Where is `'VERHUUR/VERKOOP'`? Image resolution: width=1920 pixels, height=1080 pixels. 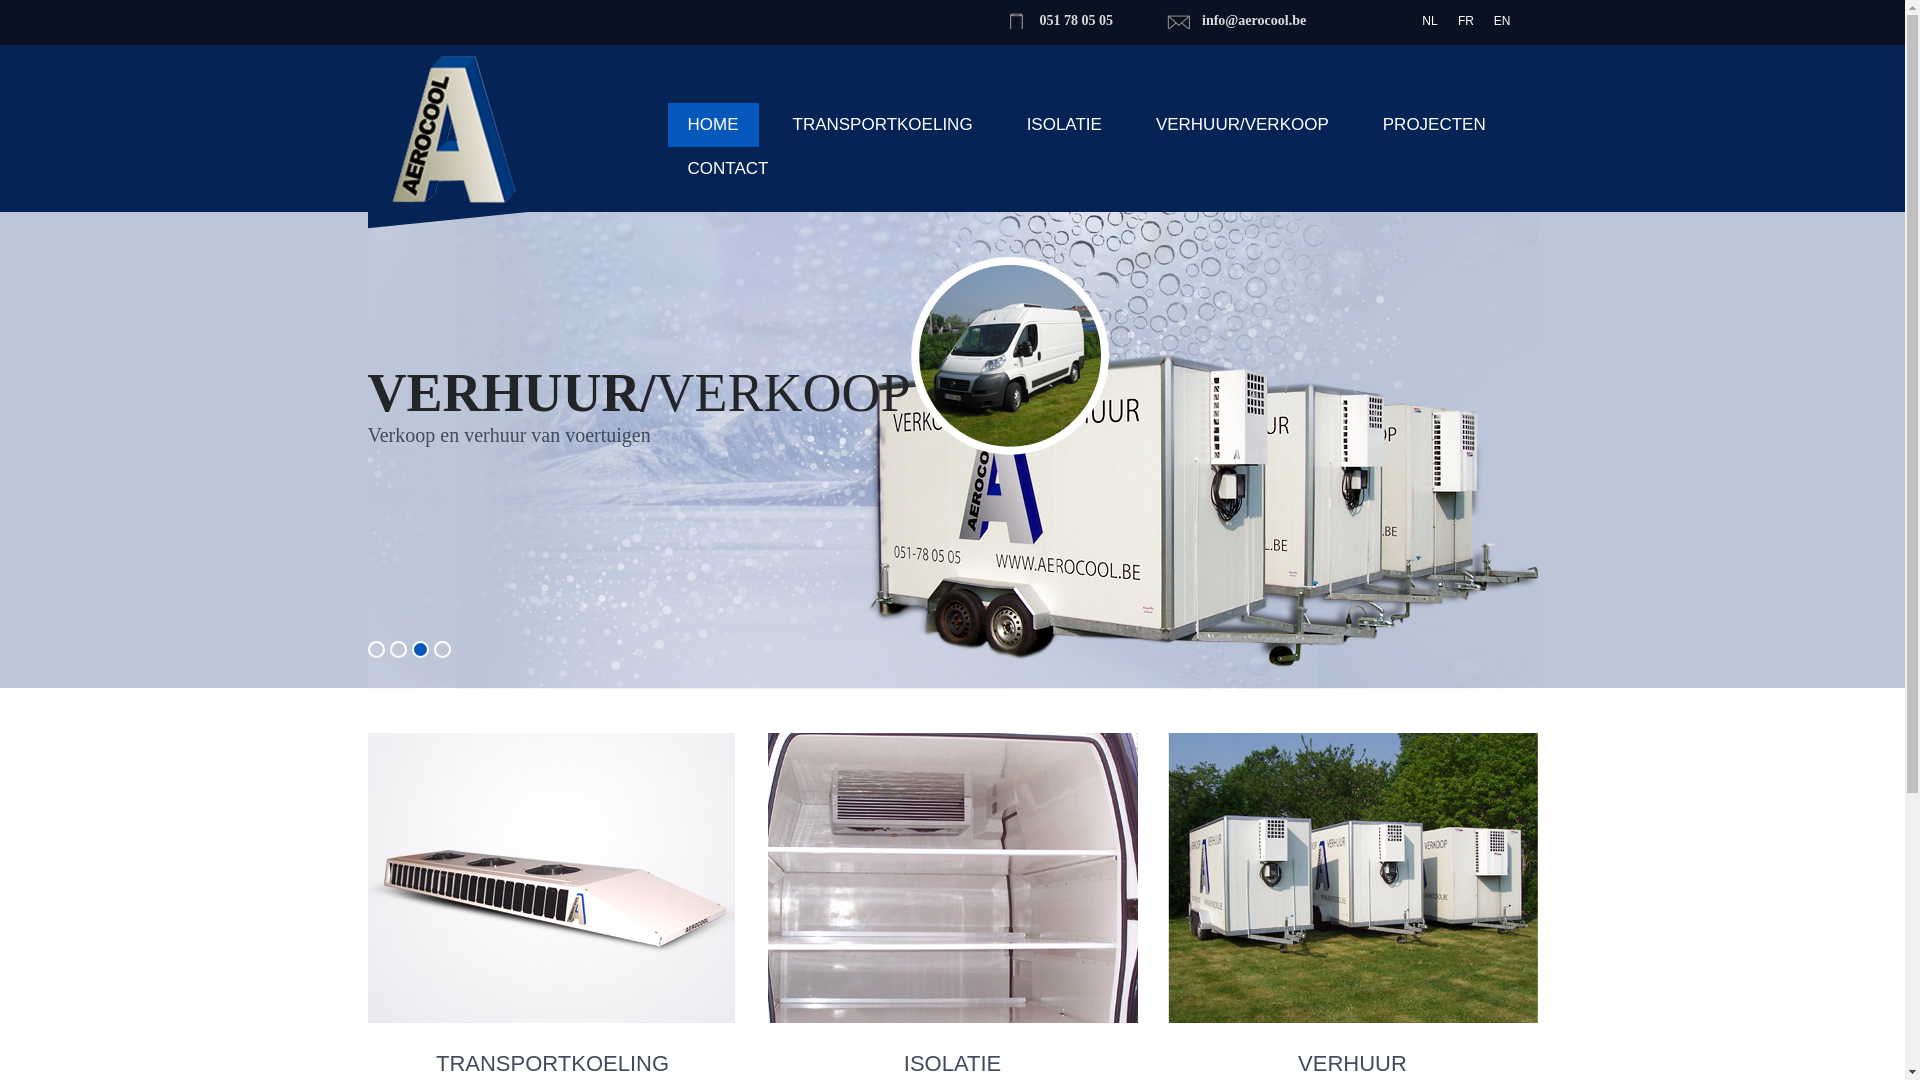
'VERHUUR/VERKOOP' is located at coordinates (1241, 124).